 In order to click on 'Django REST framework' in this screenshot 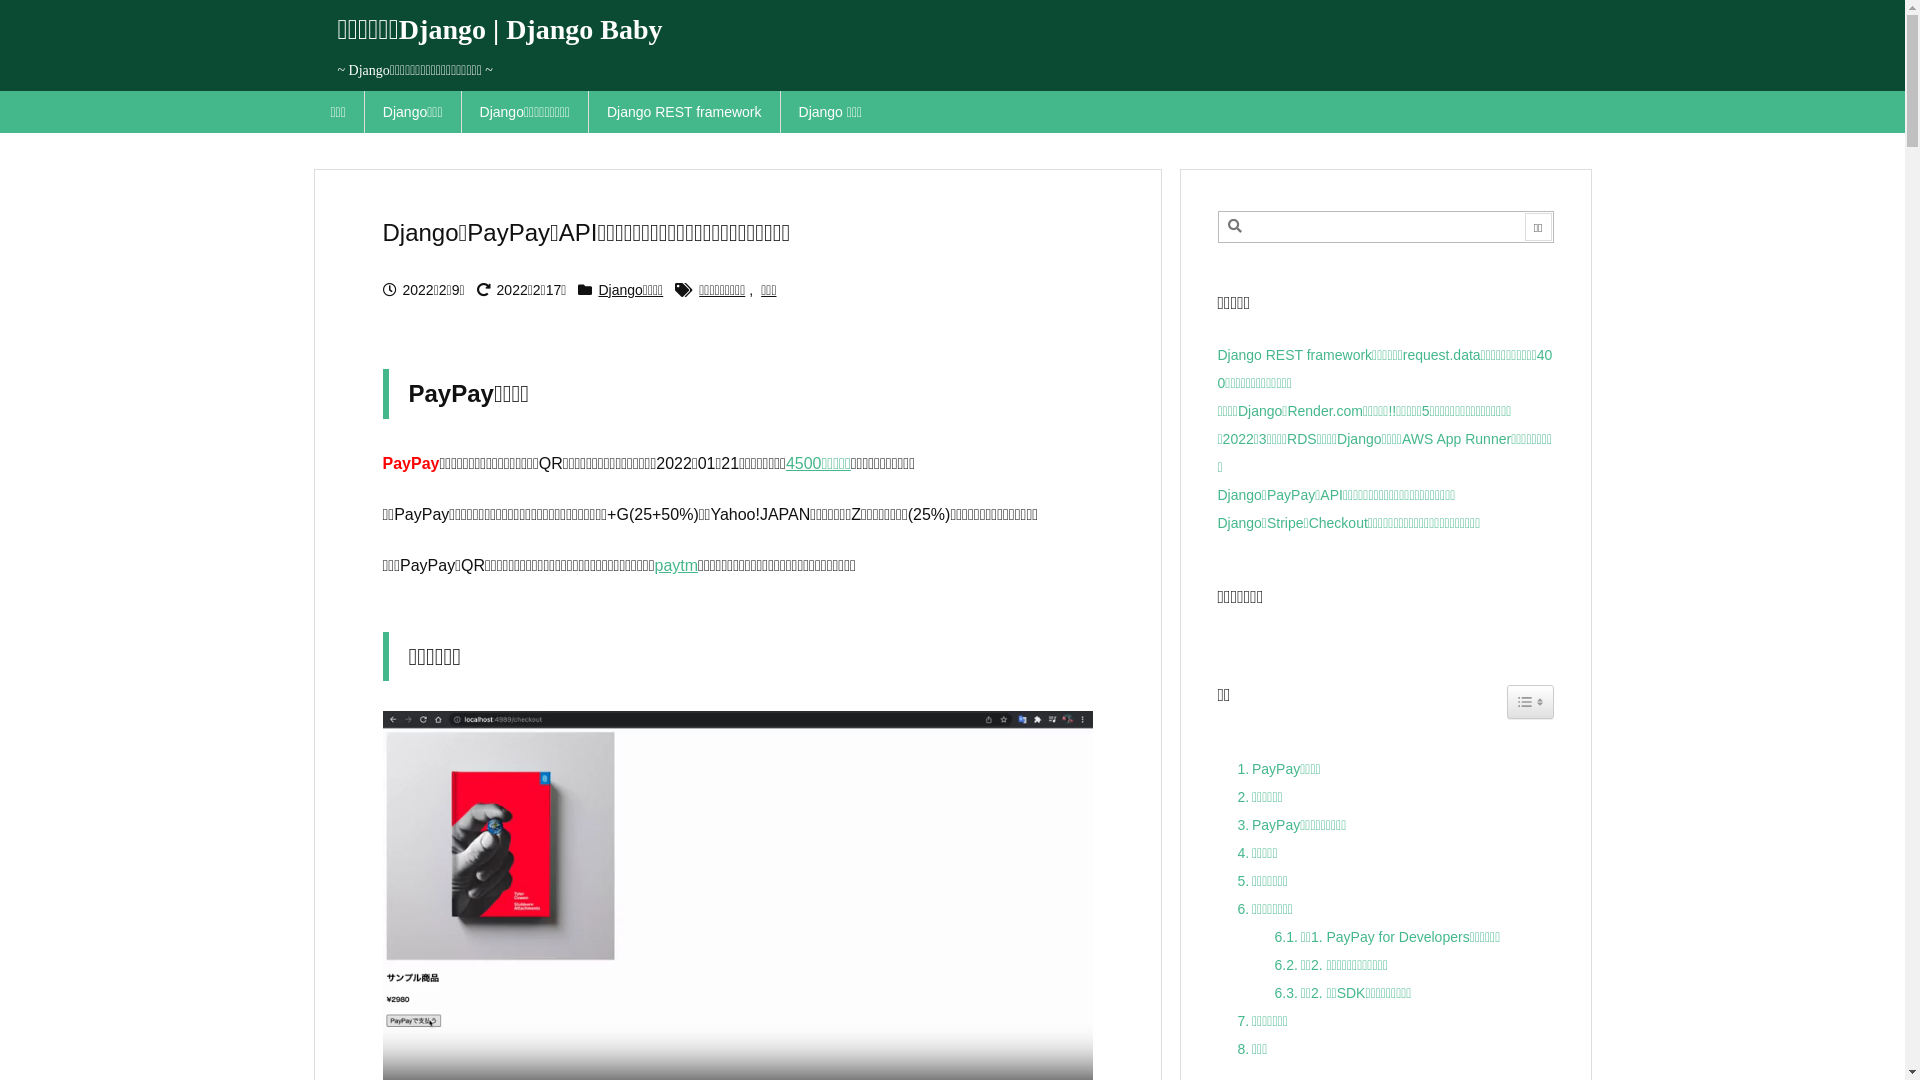, I will do `click(684, 111)`.